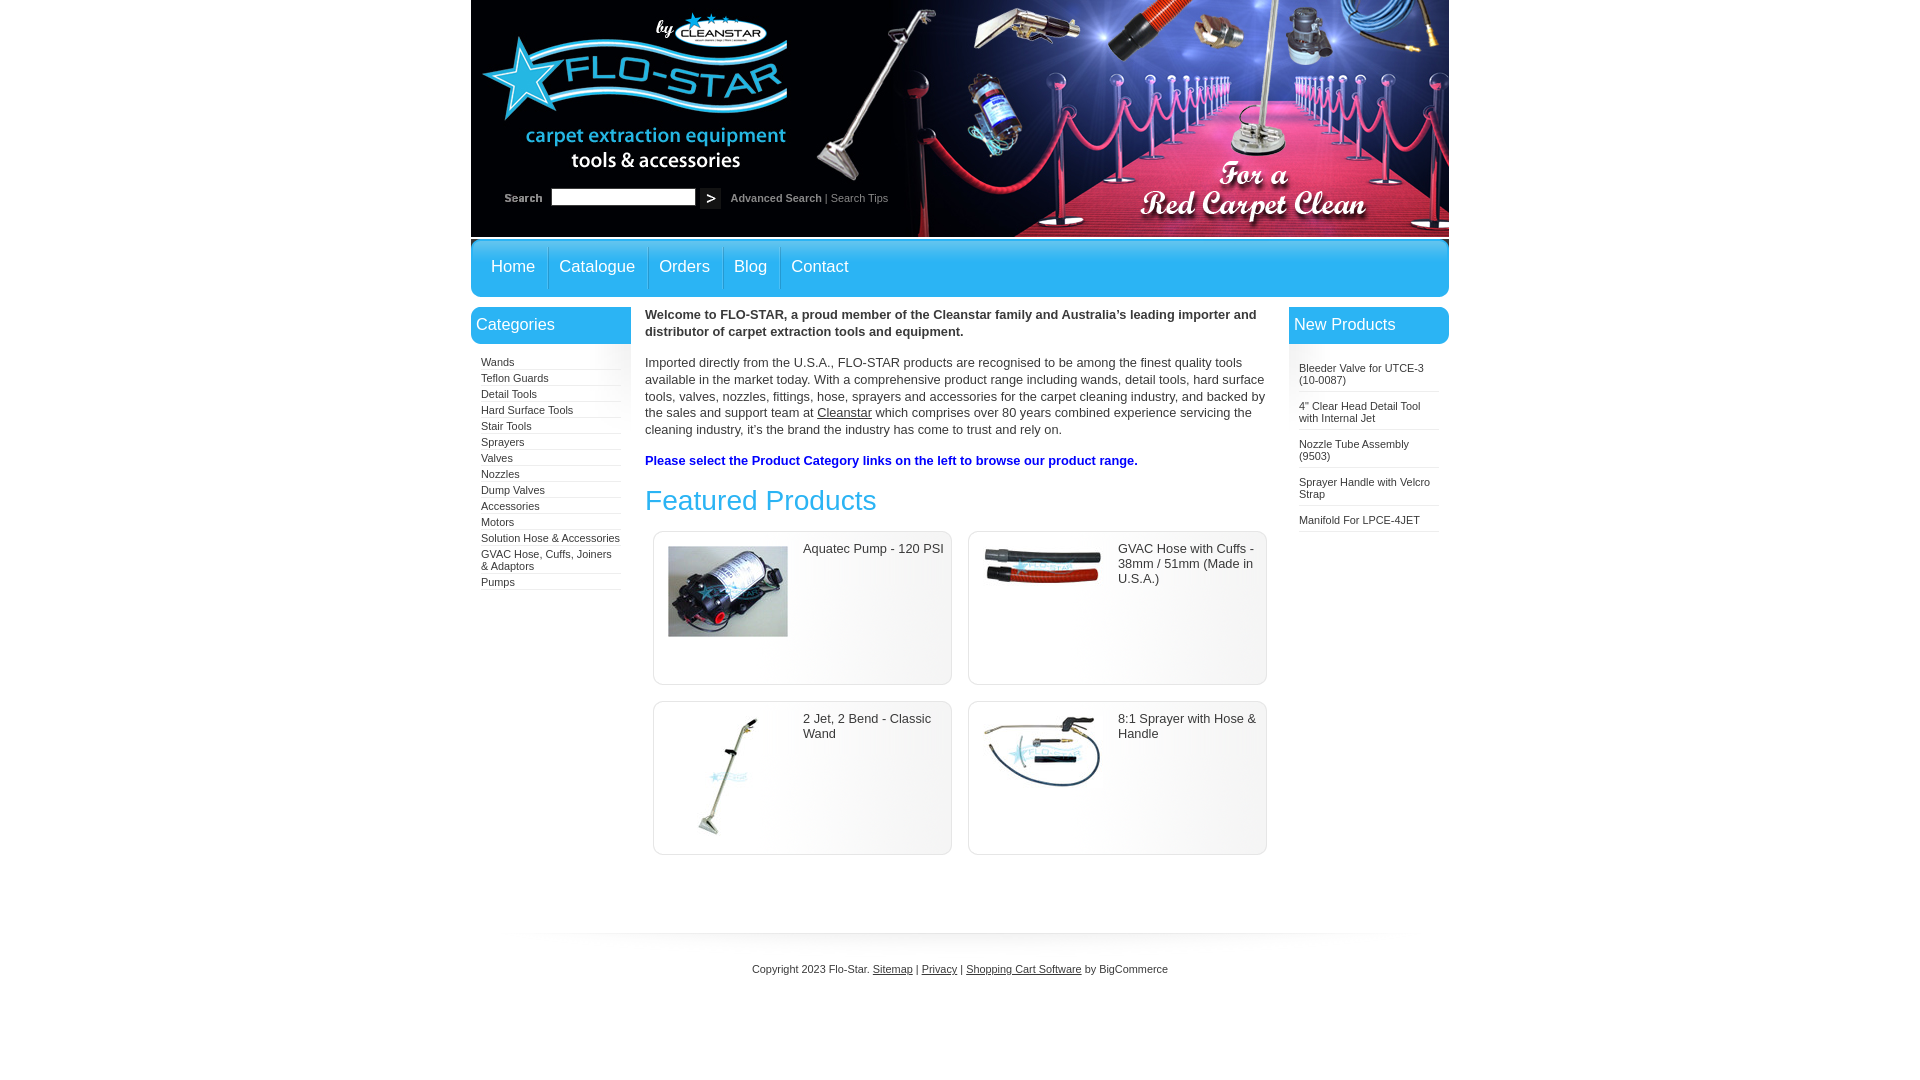  Describe the element at coordinates (508, 393) in the screenshot. I see `'Detail Tools'` at that location.